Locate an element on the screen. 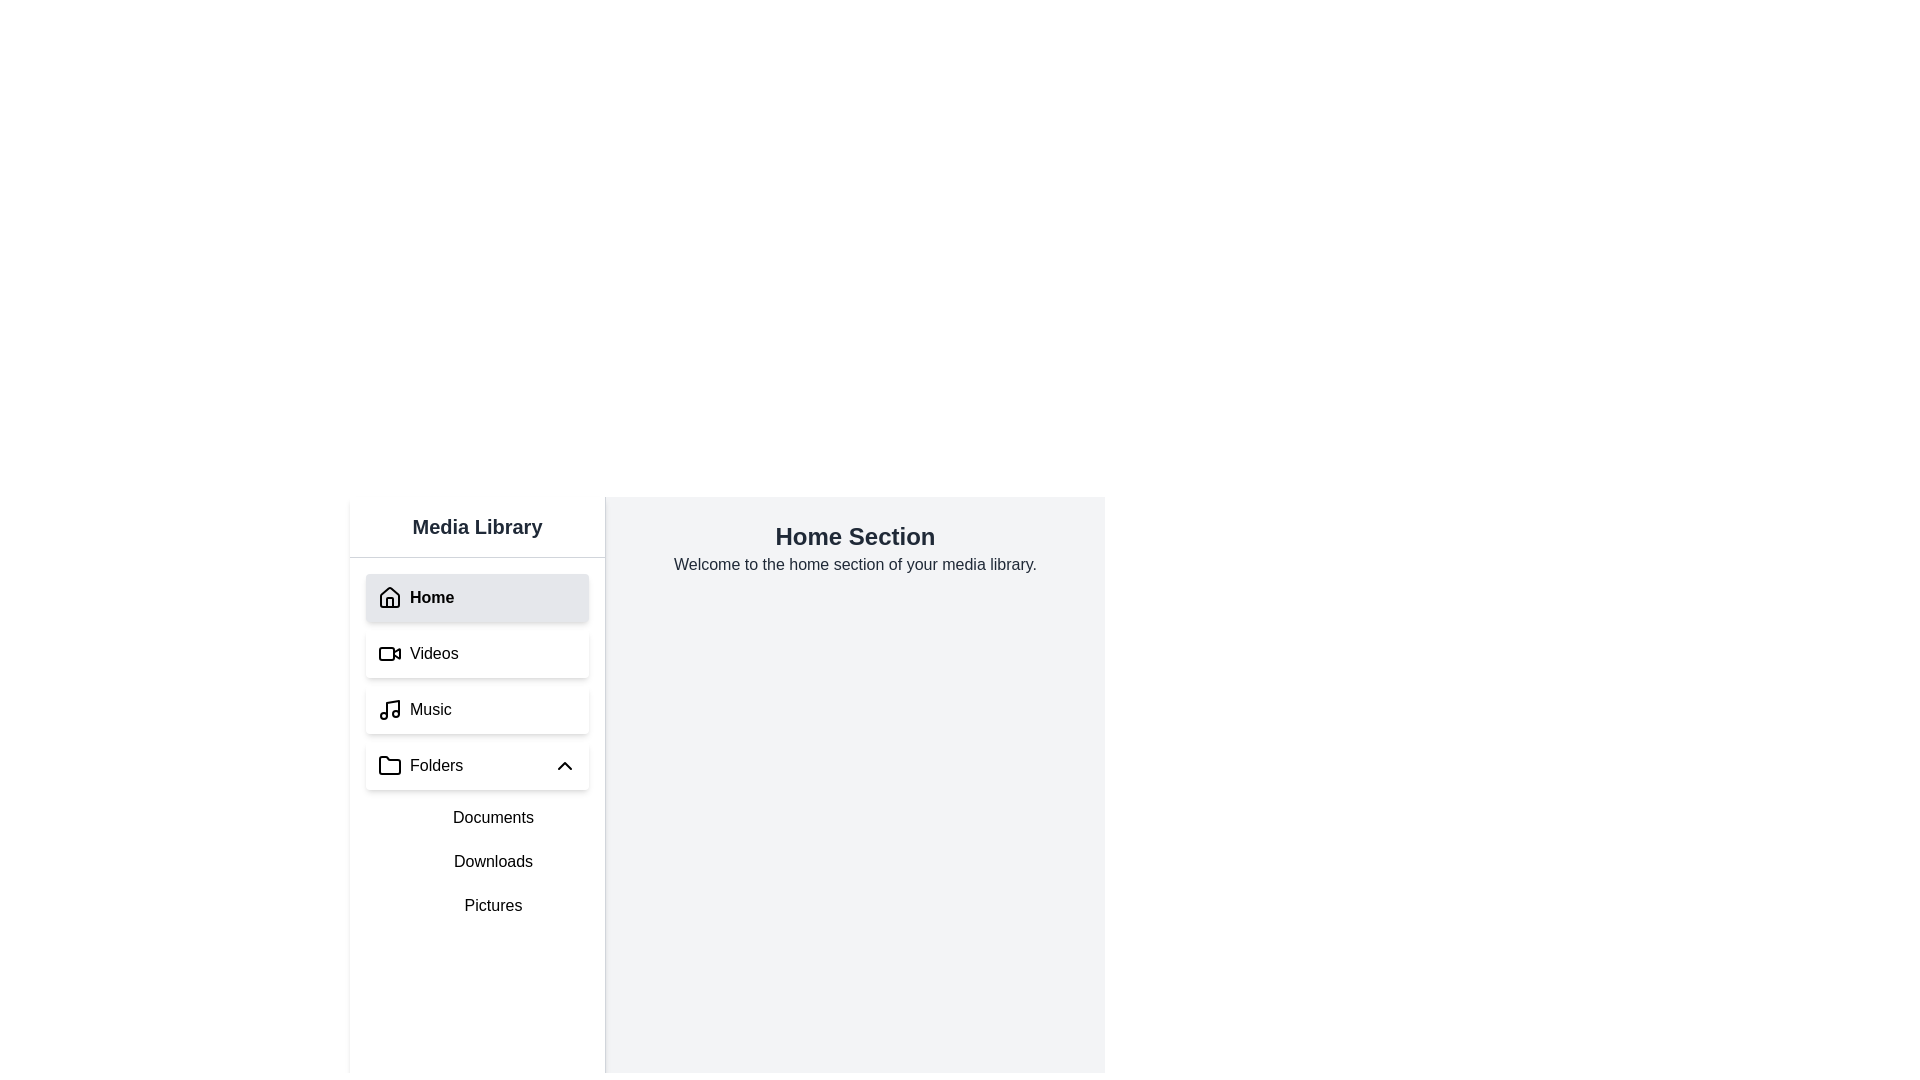  the door element of the house icon, which is part of the SVG graphics in the left-side navigation panel is located at coordinates (389, 601).